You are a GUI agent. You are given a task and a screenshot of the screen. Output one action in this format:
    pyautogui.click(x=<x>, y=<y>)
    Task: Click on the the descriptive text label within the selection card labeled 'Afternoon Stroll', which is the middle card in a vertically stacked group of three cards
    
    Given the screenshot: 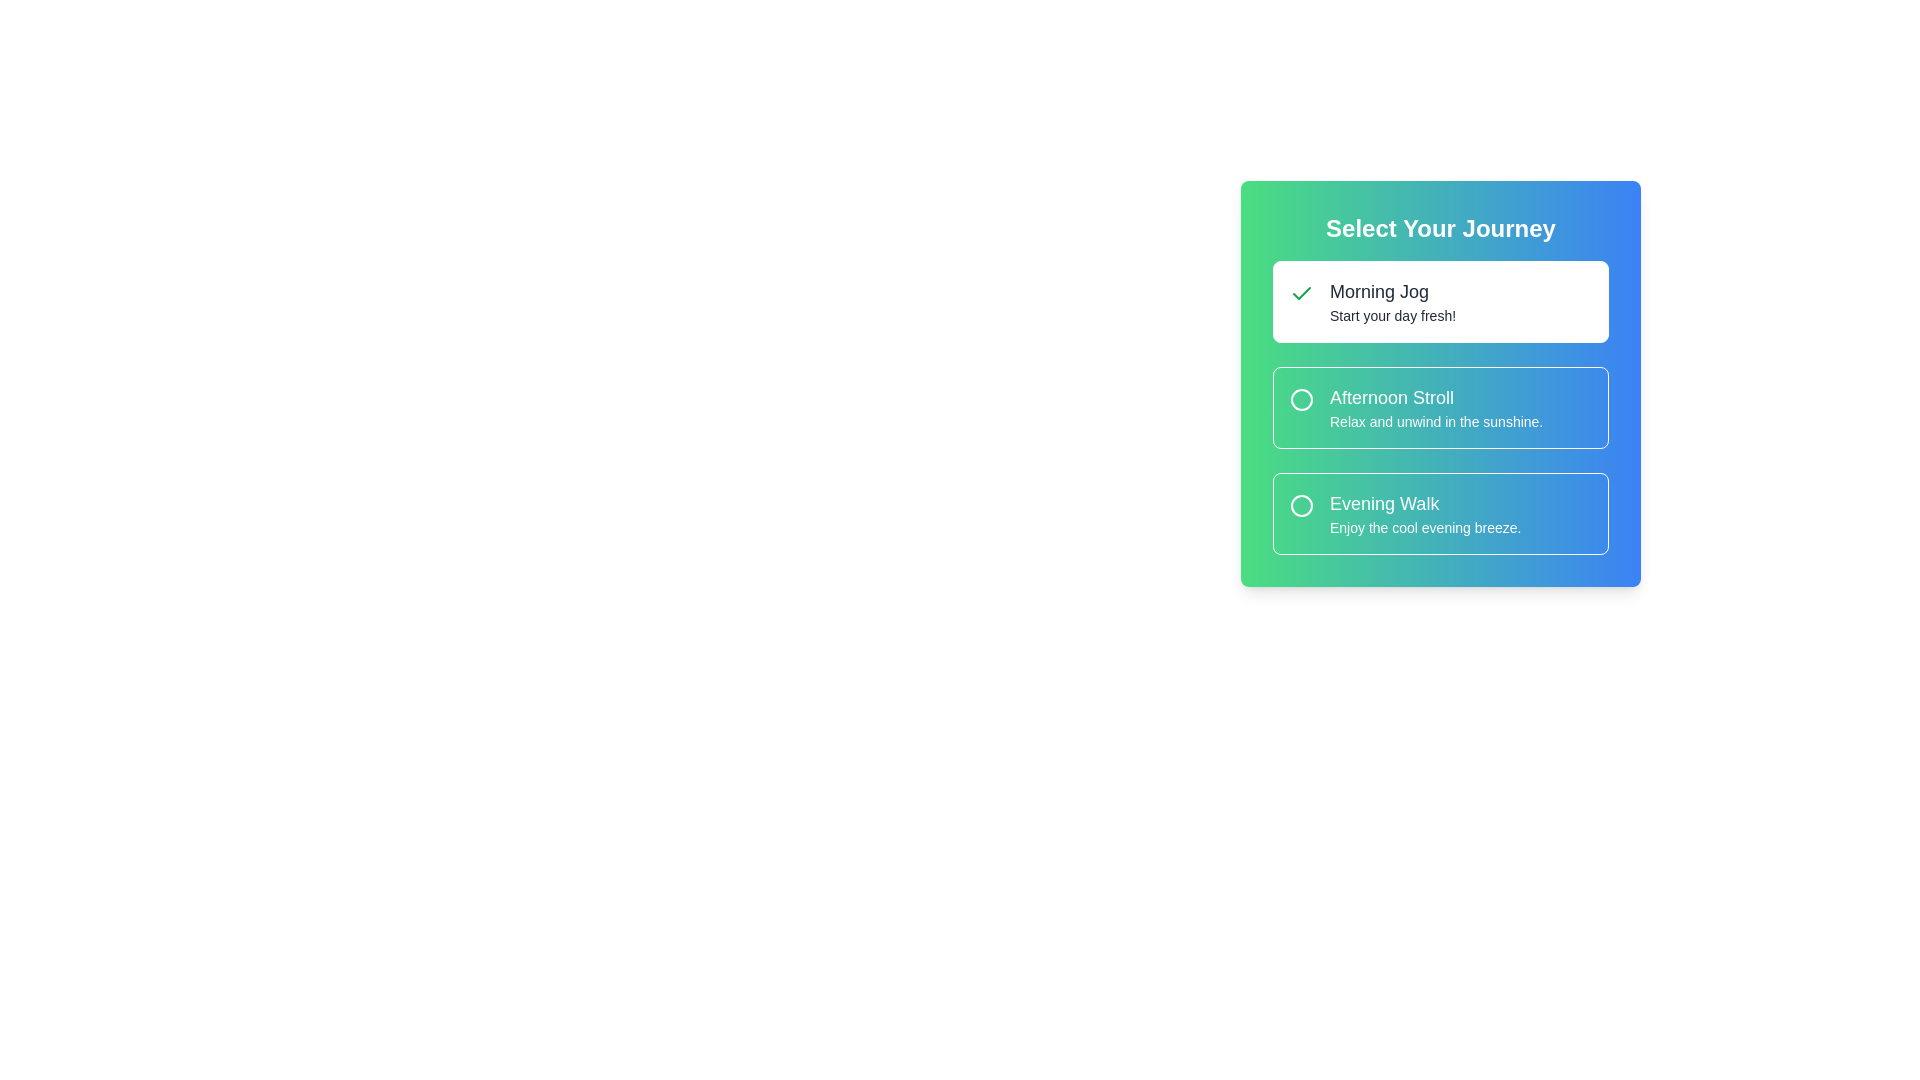 What is the action you would take?
    pyautogui.click(x=1435, y=407)
    